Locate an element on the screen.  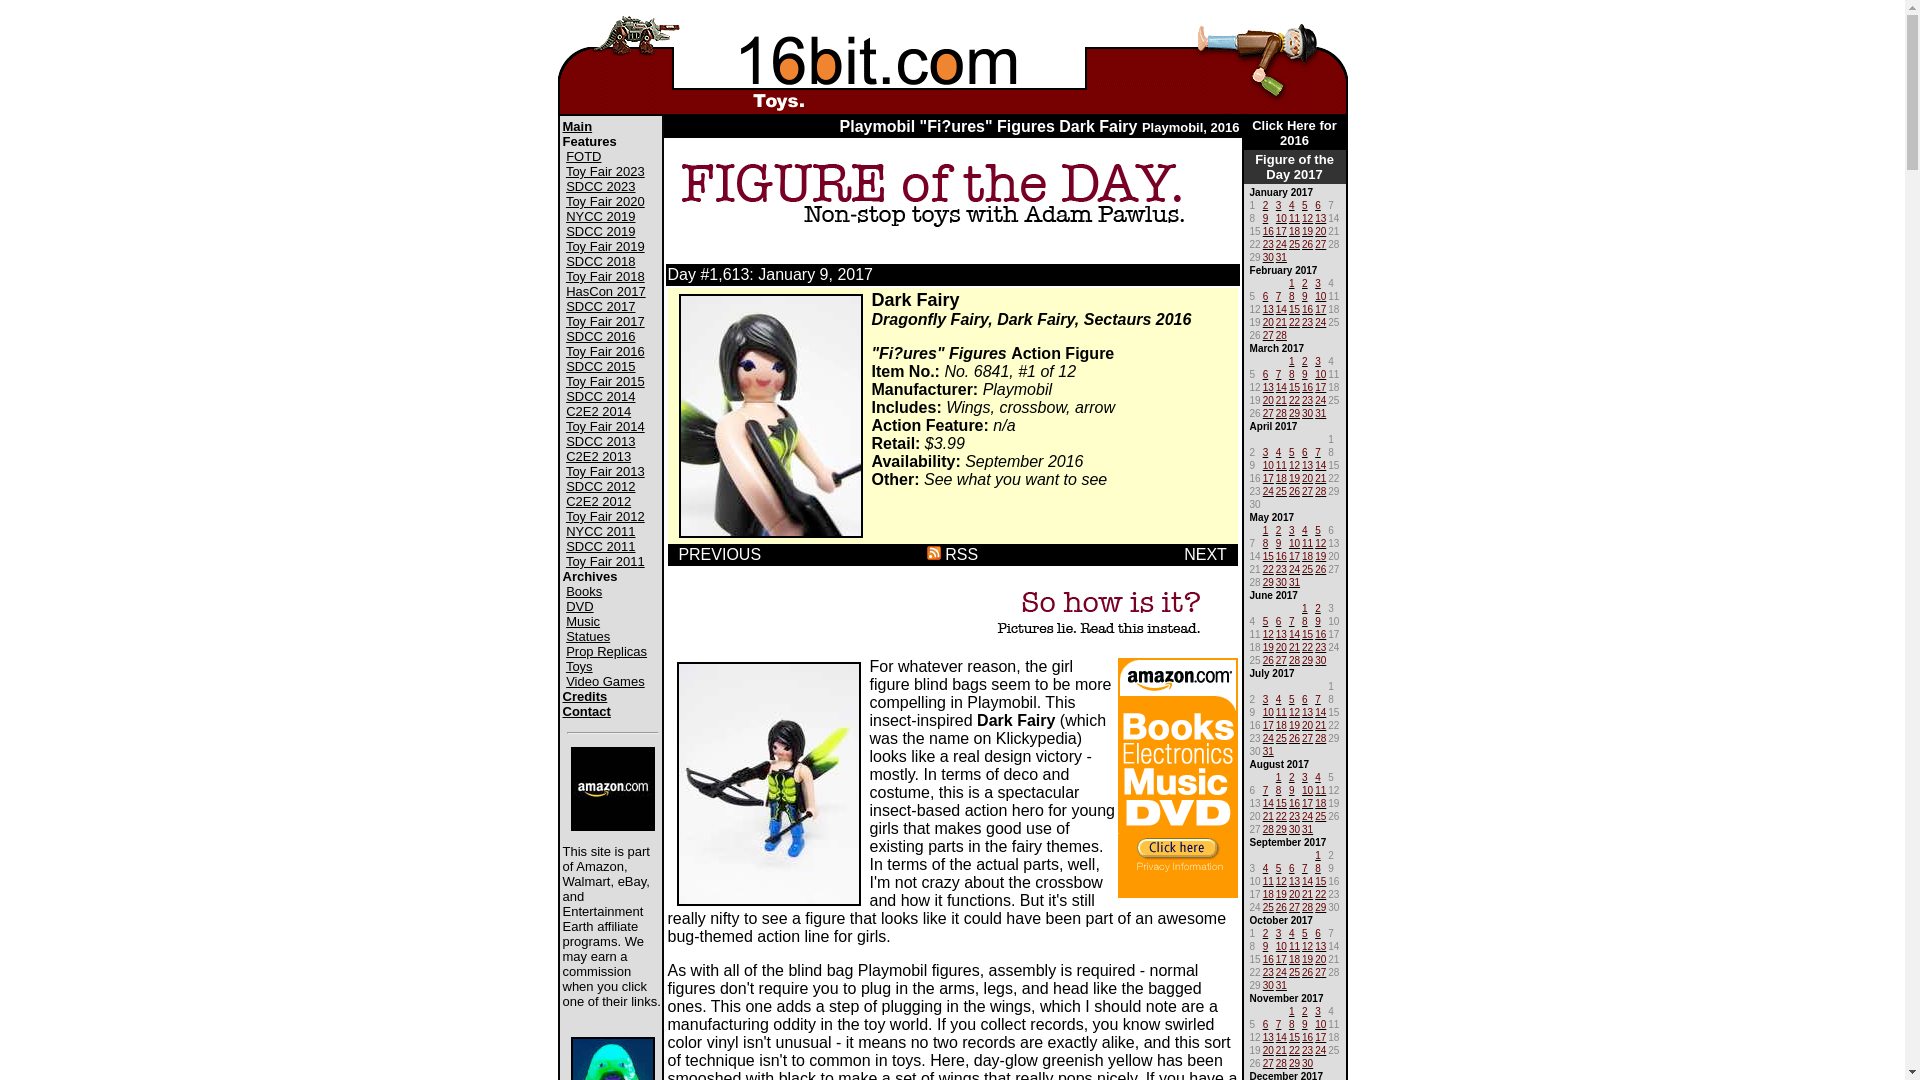
'5' is located at coordinates (1291, 696).